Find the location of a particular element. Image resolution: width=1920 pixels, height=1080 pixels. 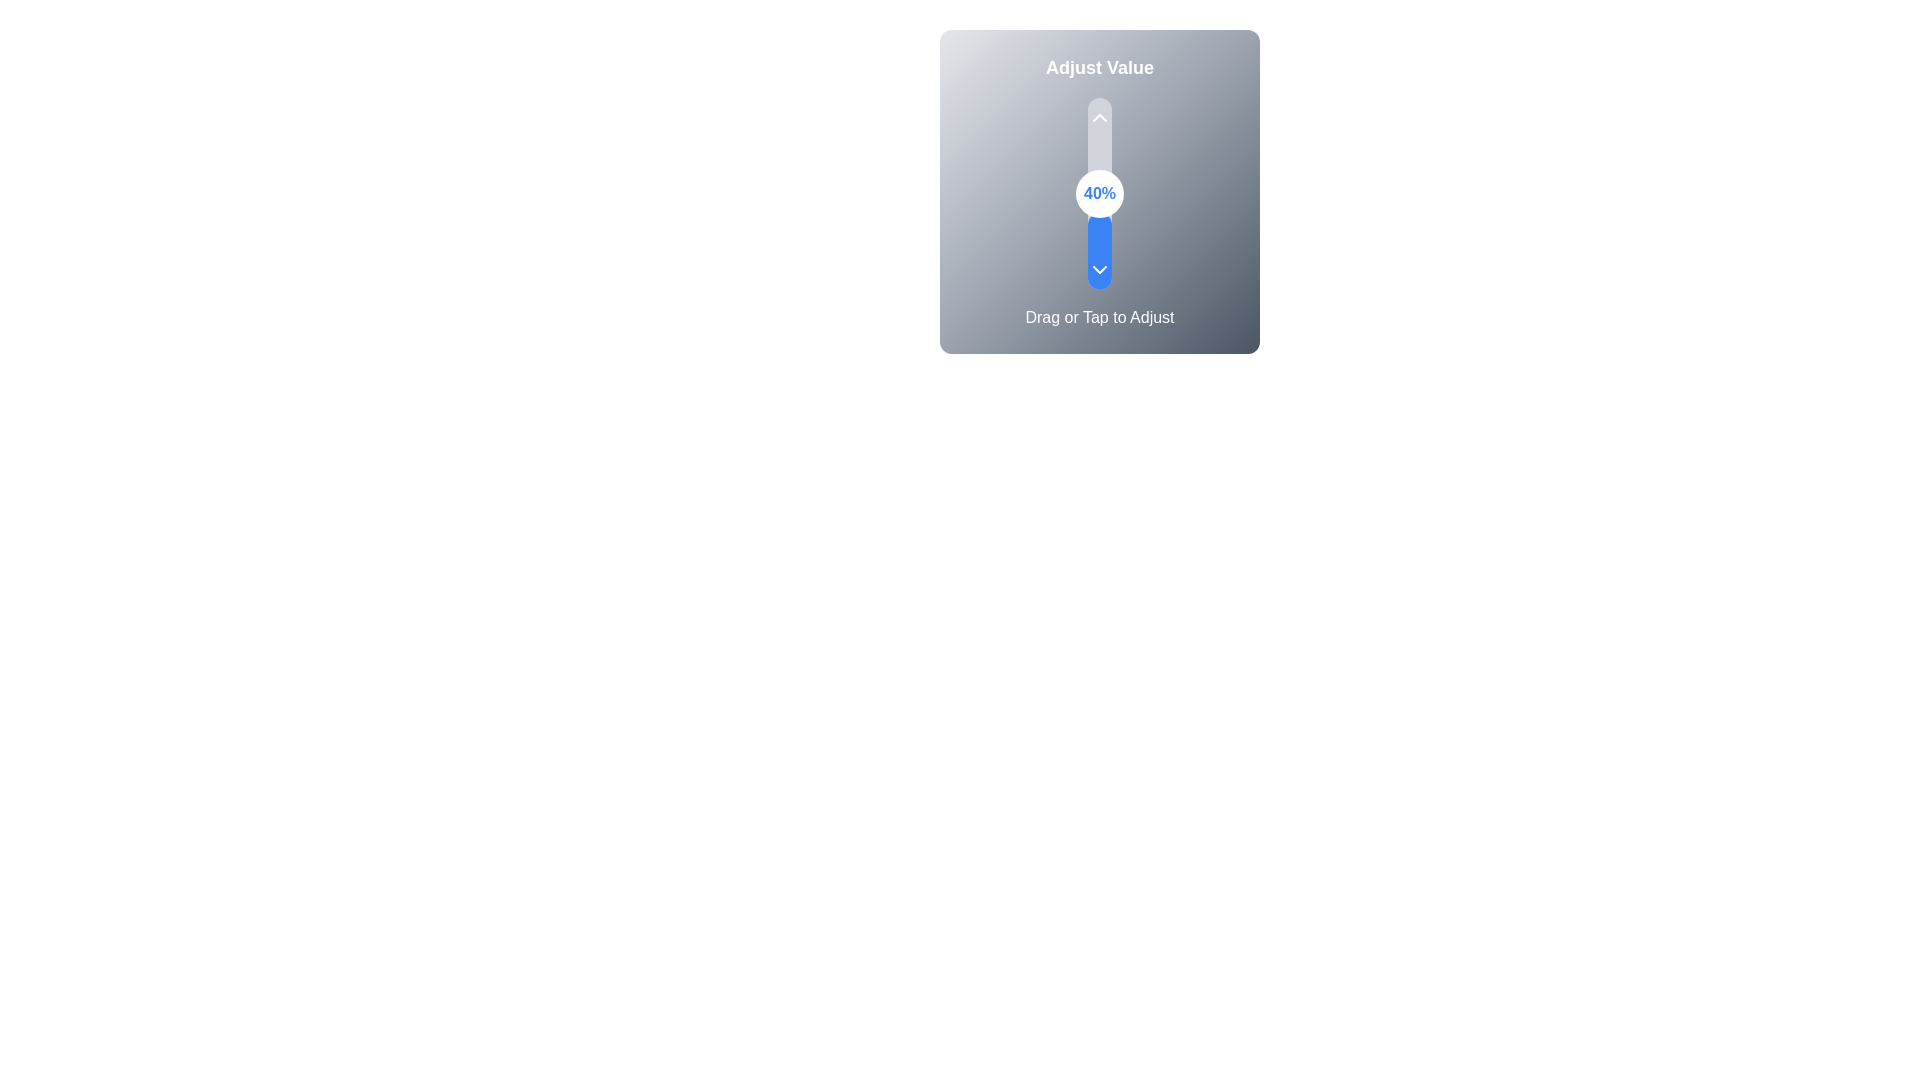

the slider value is located at coordinates (1098, 213).